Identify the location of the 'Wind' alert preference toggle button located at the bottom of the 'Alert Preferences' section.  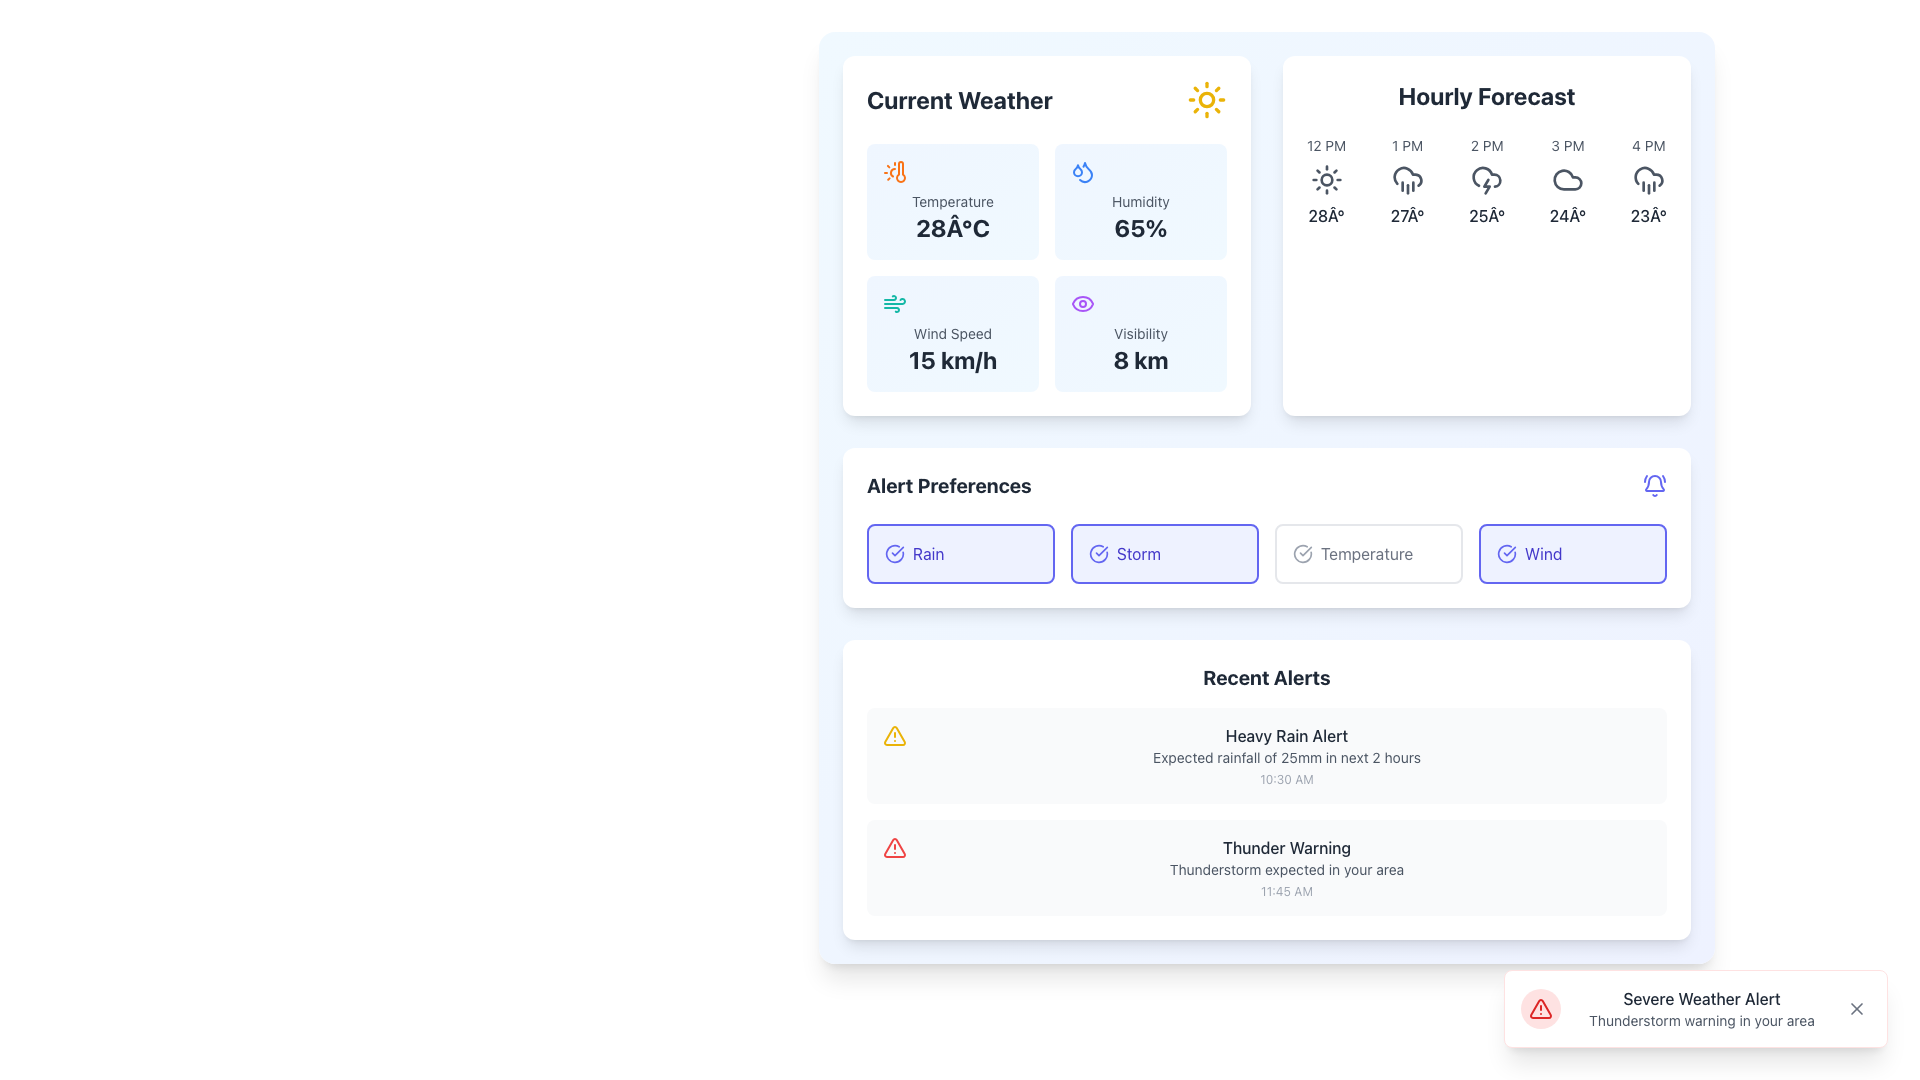
(1572, 554).